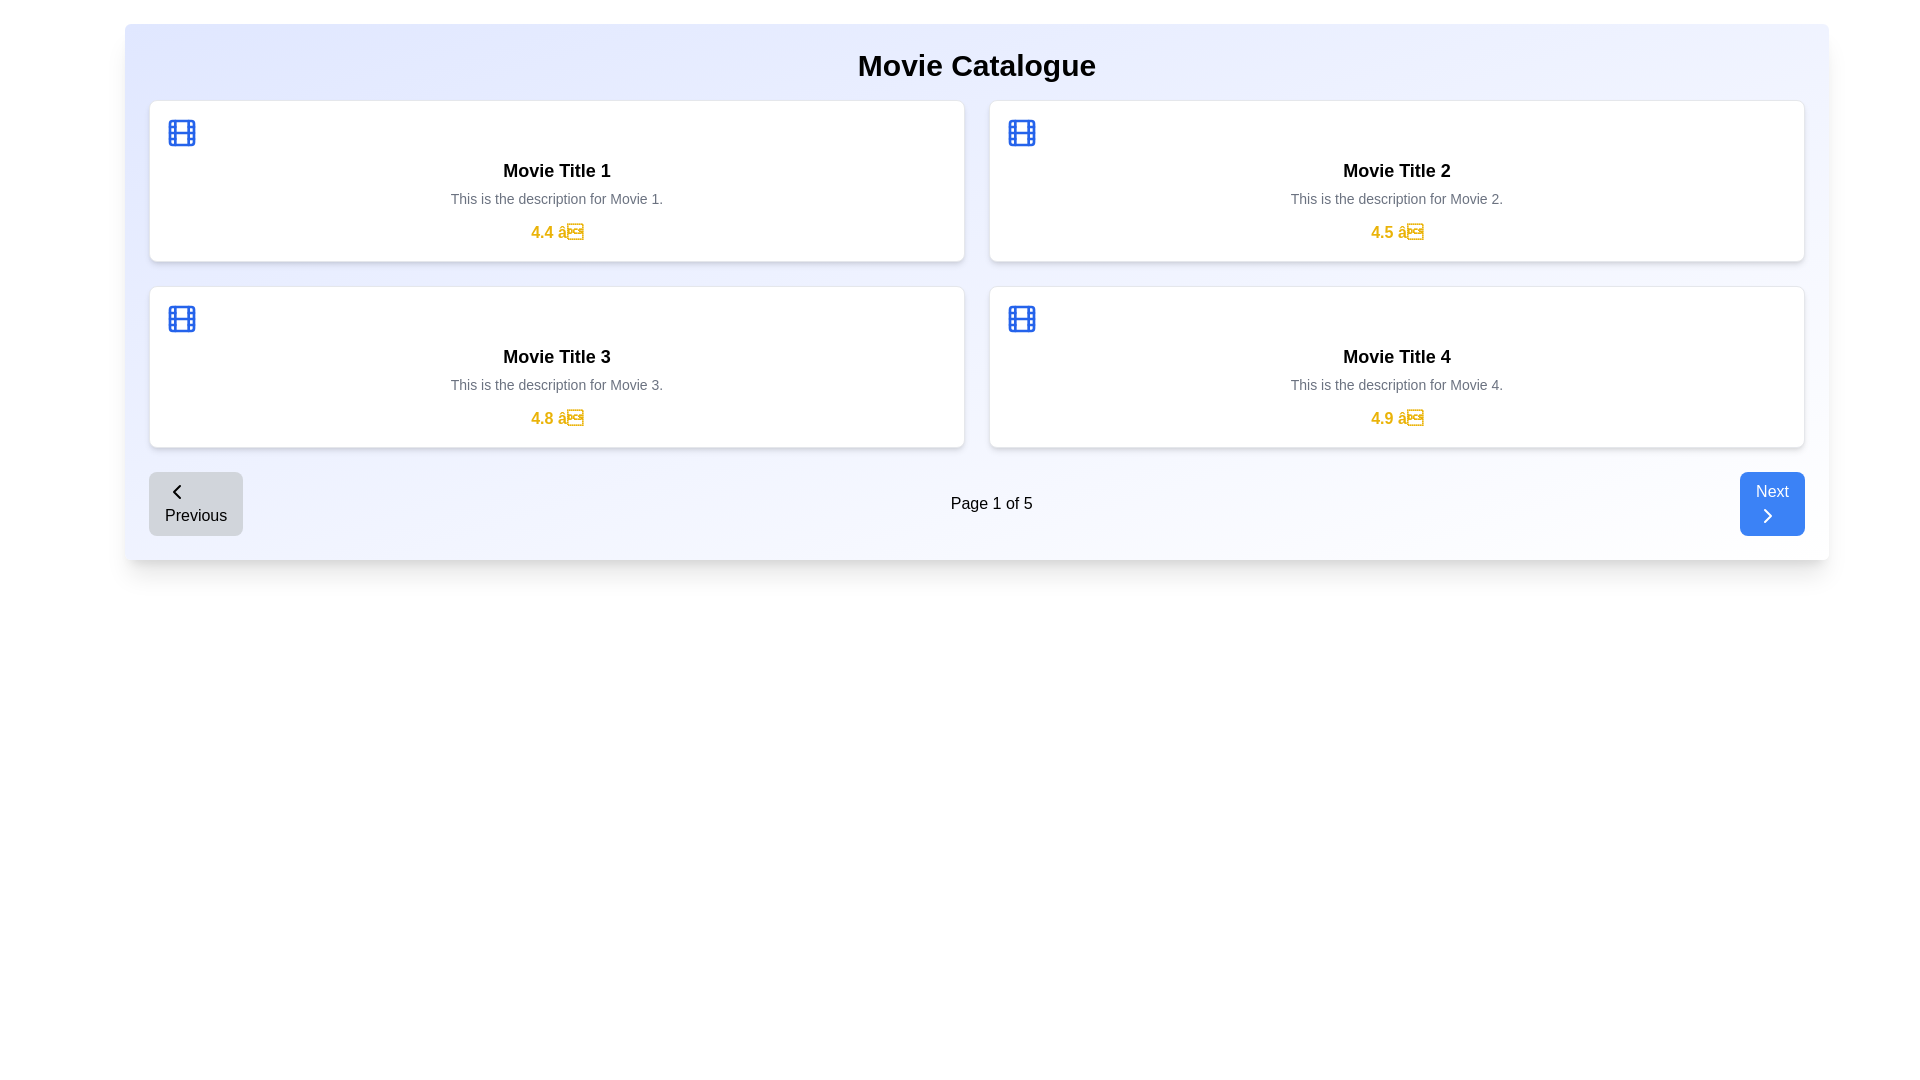  What do you see at coordinates (177, 492) in the screenshot?
I see `the 'Previous' button which contains the left-facing chevron arrow icon` at bounding box center [177, 492].